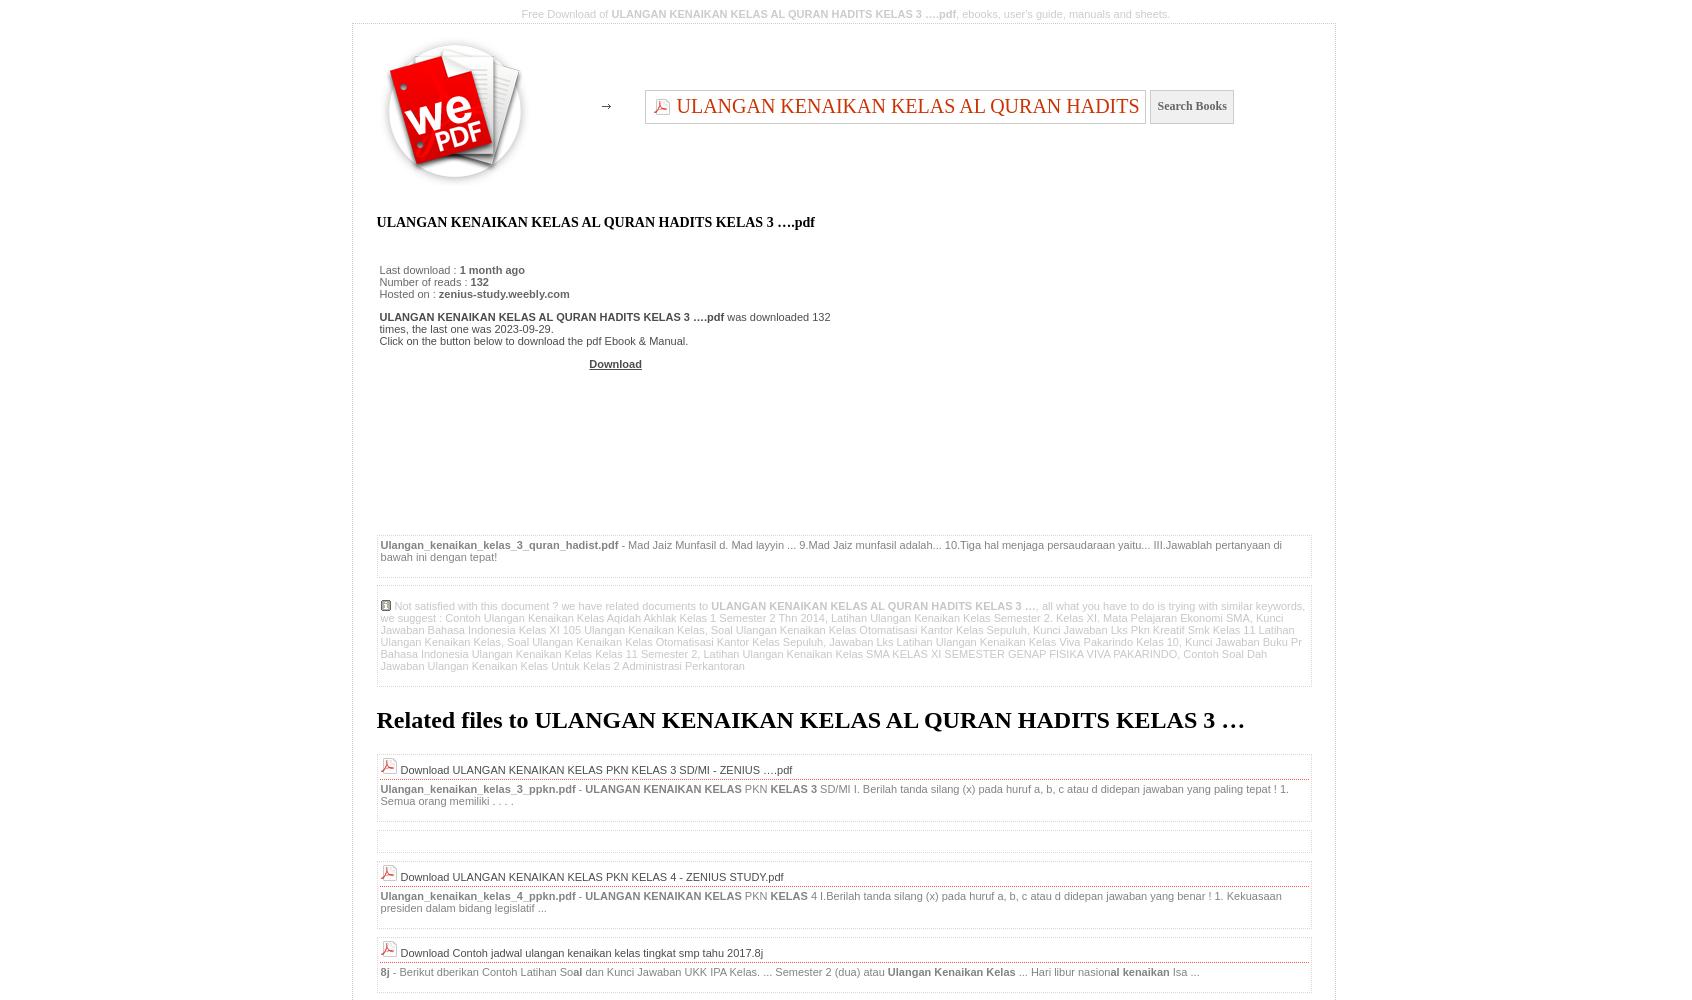 The height and width of the screenshot is (1000, 1692). What do you see at coordinates (552, 604) in the screenshot?
I see `'Not satisfied with this document ? we have related documents to'` at bounding box center [552, 604].